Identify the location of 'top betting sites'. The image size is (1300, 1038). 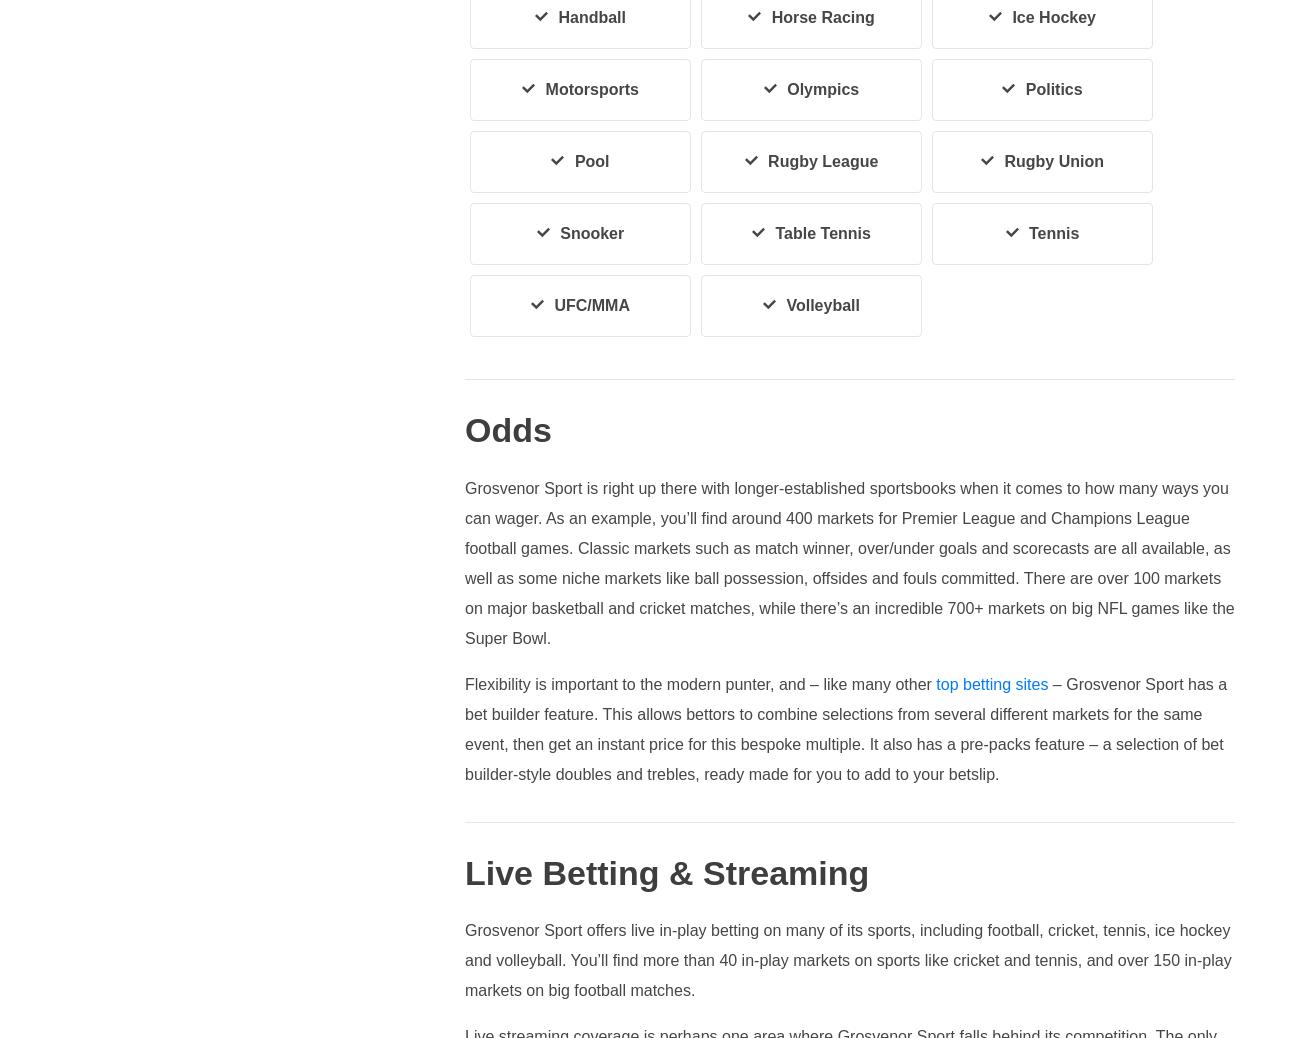
(991, 682).